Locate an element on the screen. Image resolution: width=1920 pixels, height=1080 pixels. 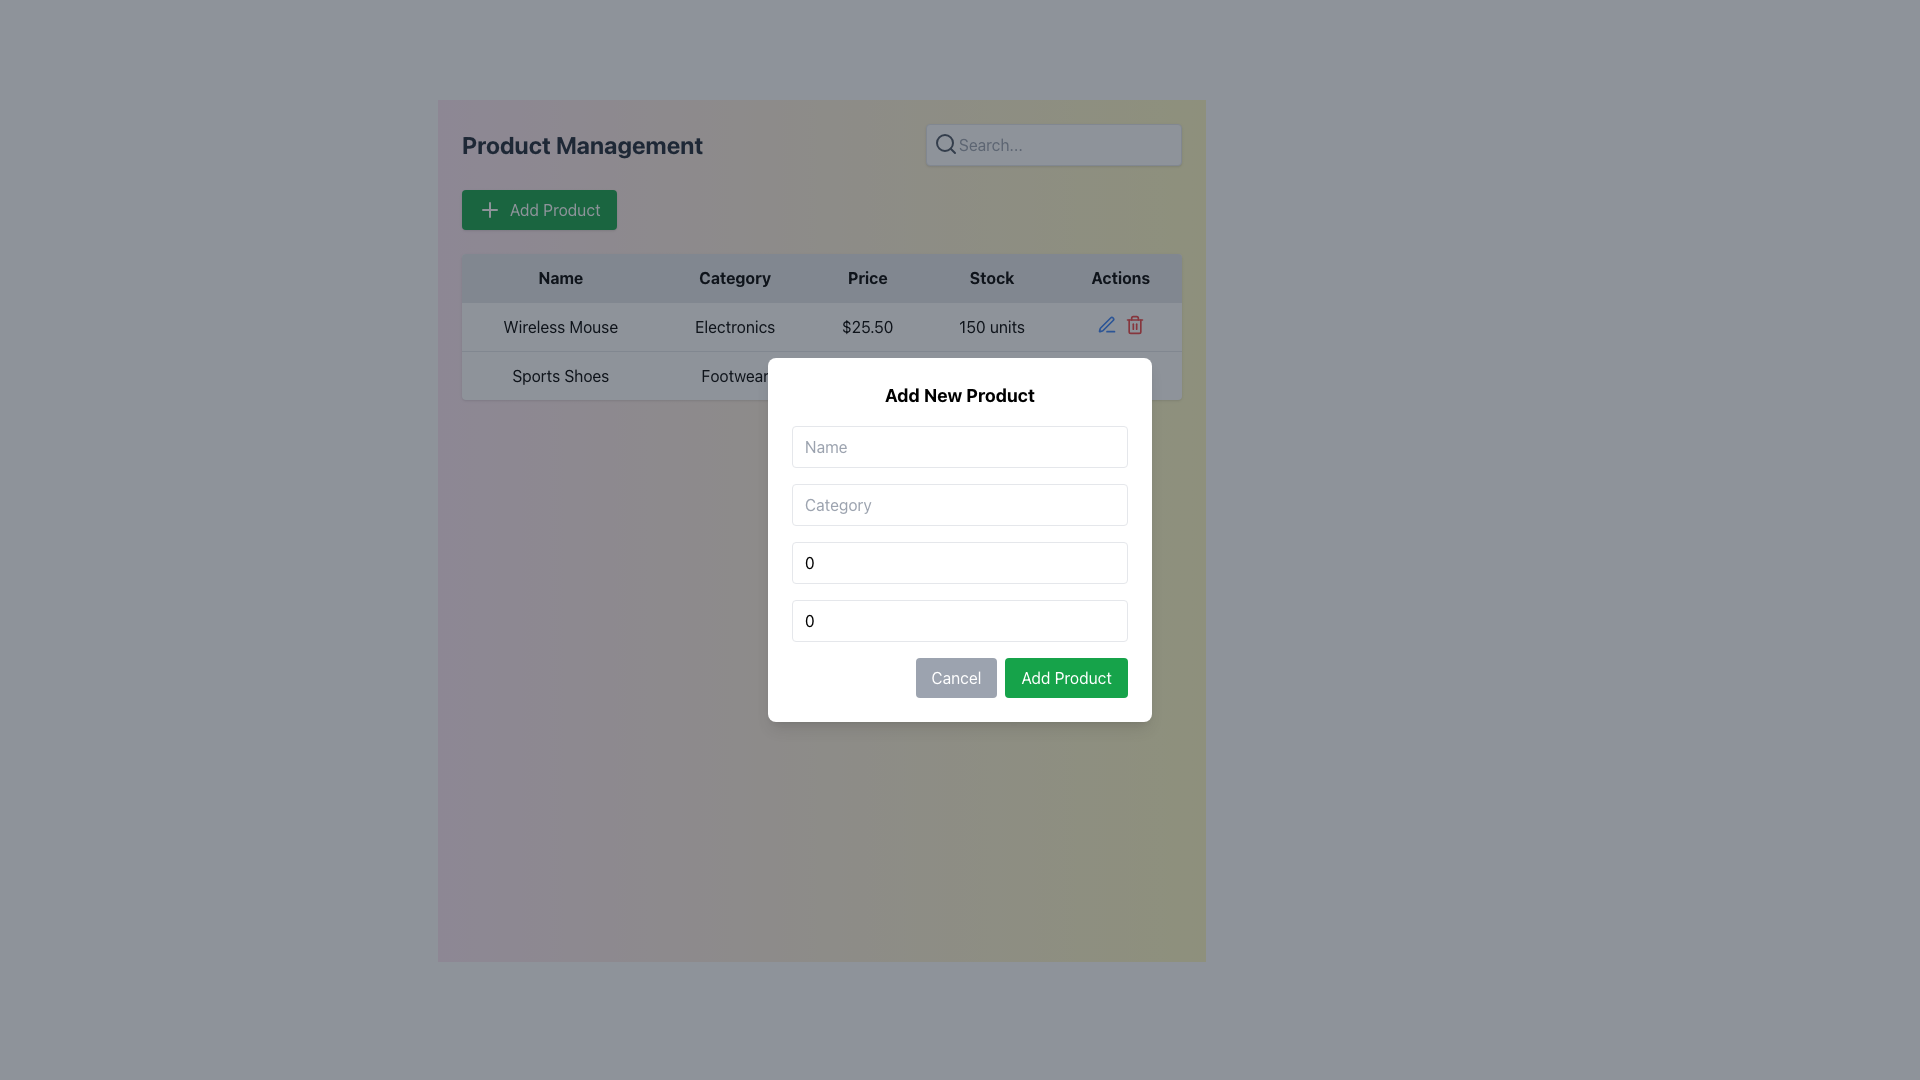
the 'Price' text label in bold, black font, which is the third element in the header row of a table structure used for column titles is located at coordinates (867, 278).